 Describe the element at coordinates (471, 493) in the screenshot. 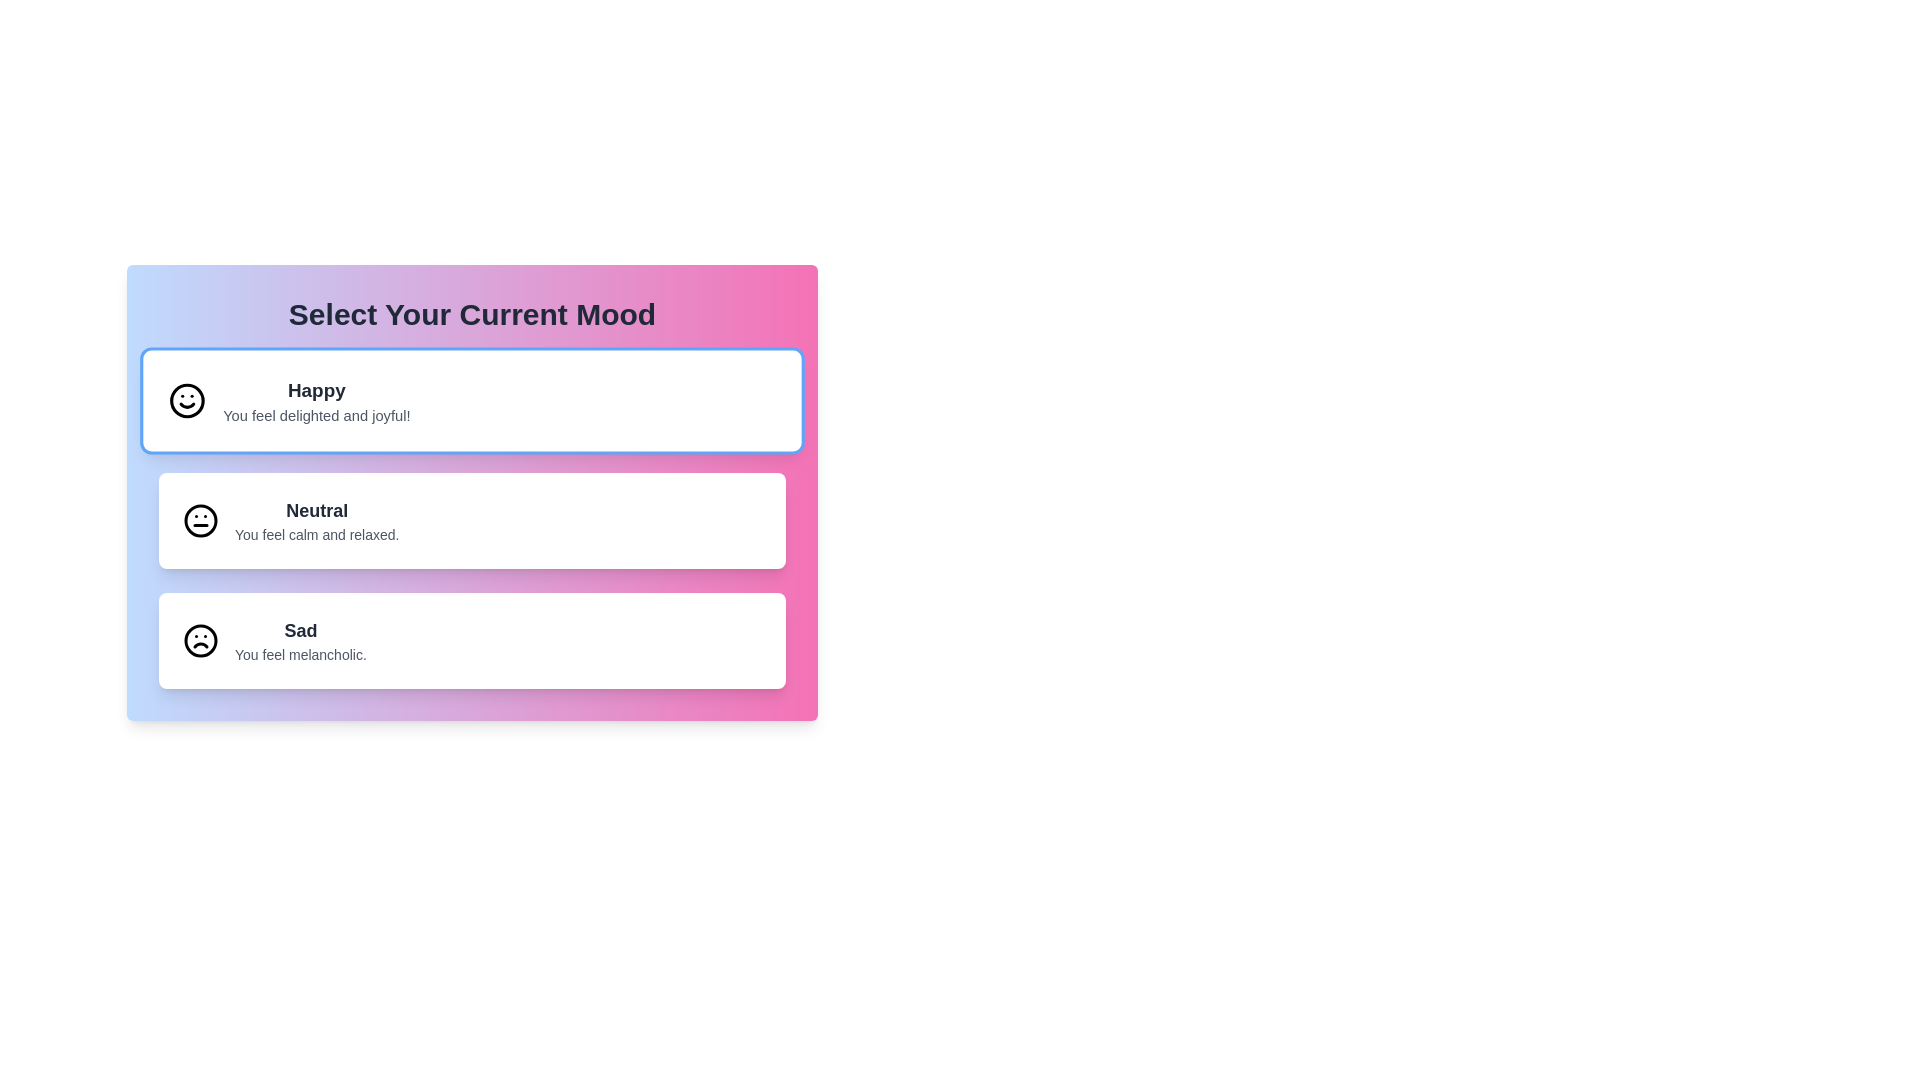

I see `the 'Neutral' mood option in the selectable list item with a gradient background, located in the middle of the mood-selector options` at that location.